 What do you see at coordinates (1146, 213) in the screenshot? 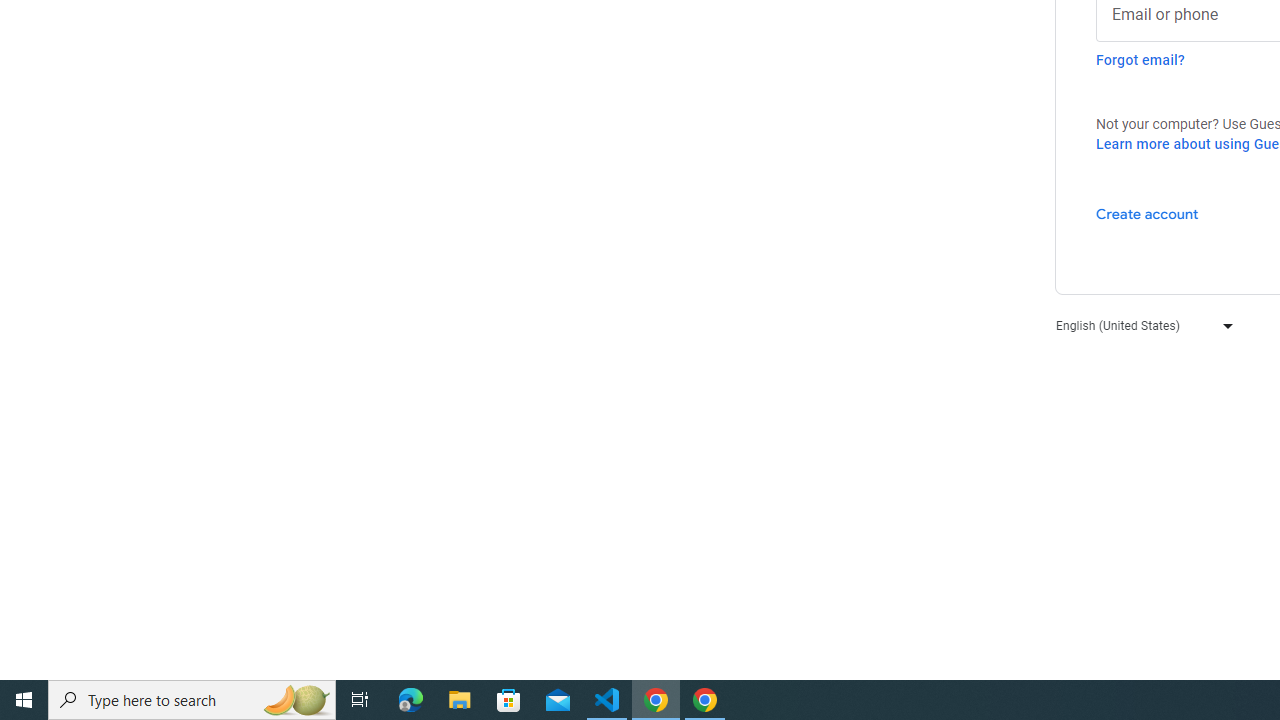
I see `'Create account'` at bounding box center [1146, 213].